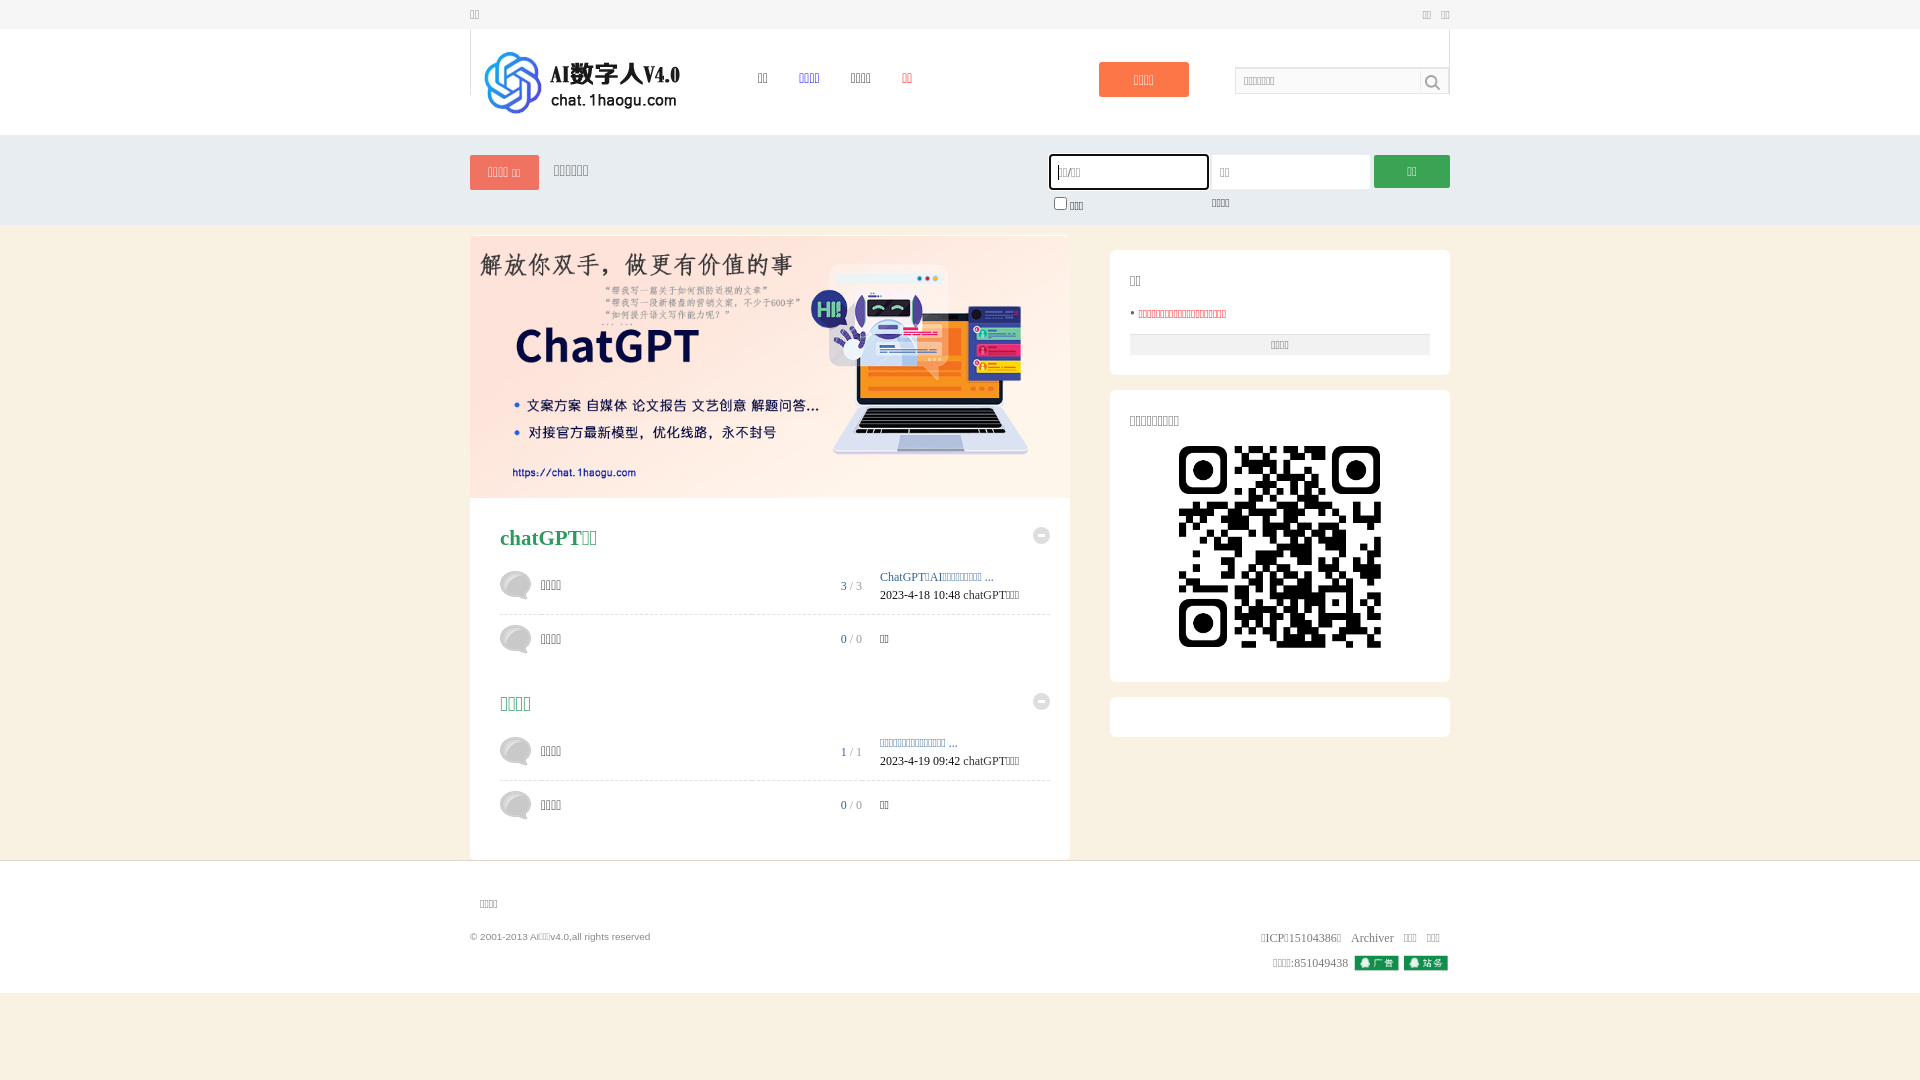 This screenshot has width=1920, height=1080. I want to click on 'Archiver', so click(1350, 937).